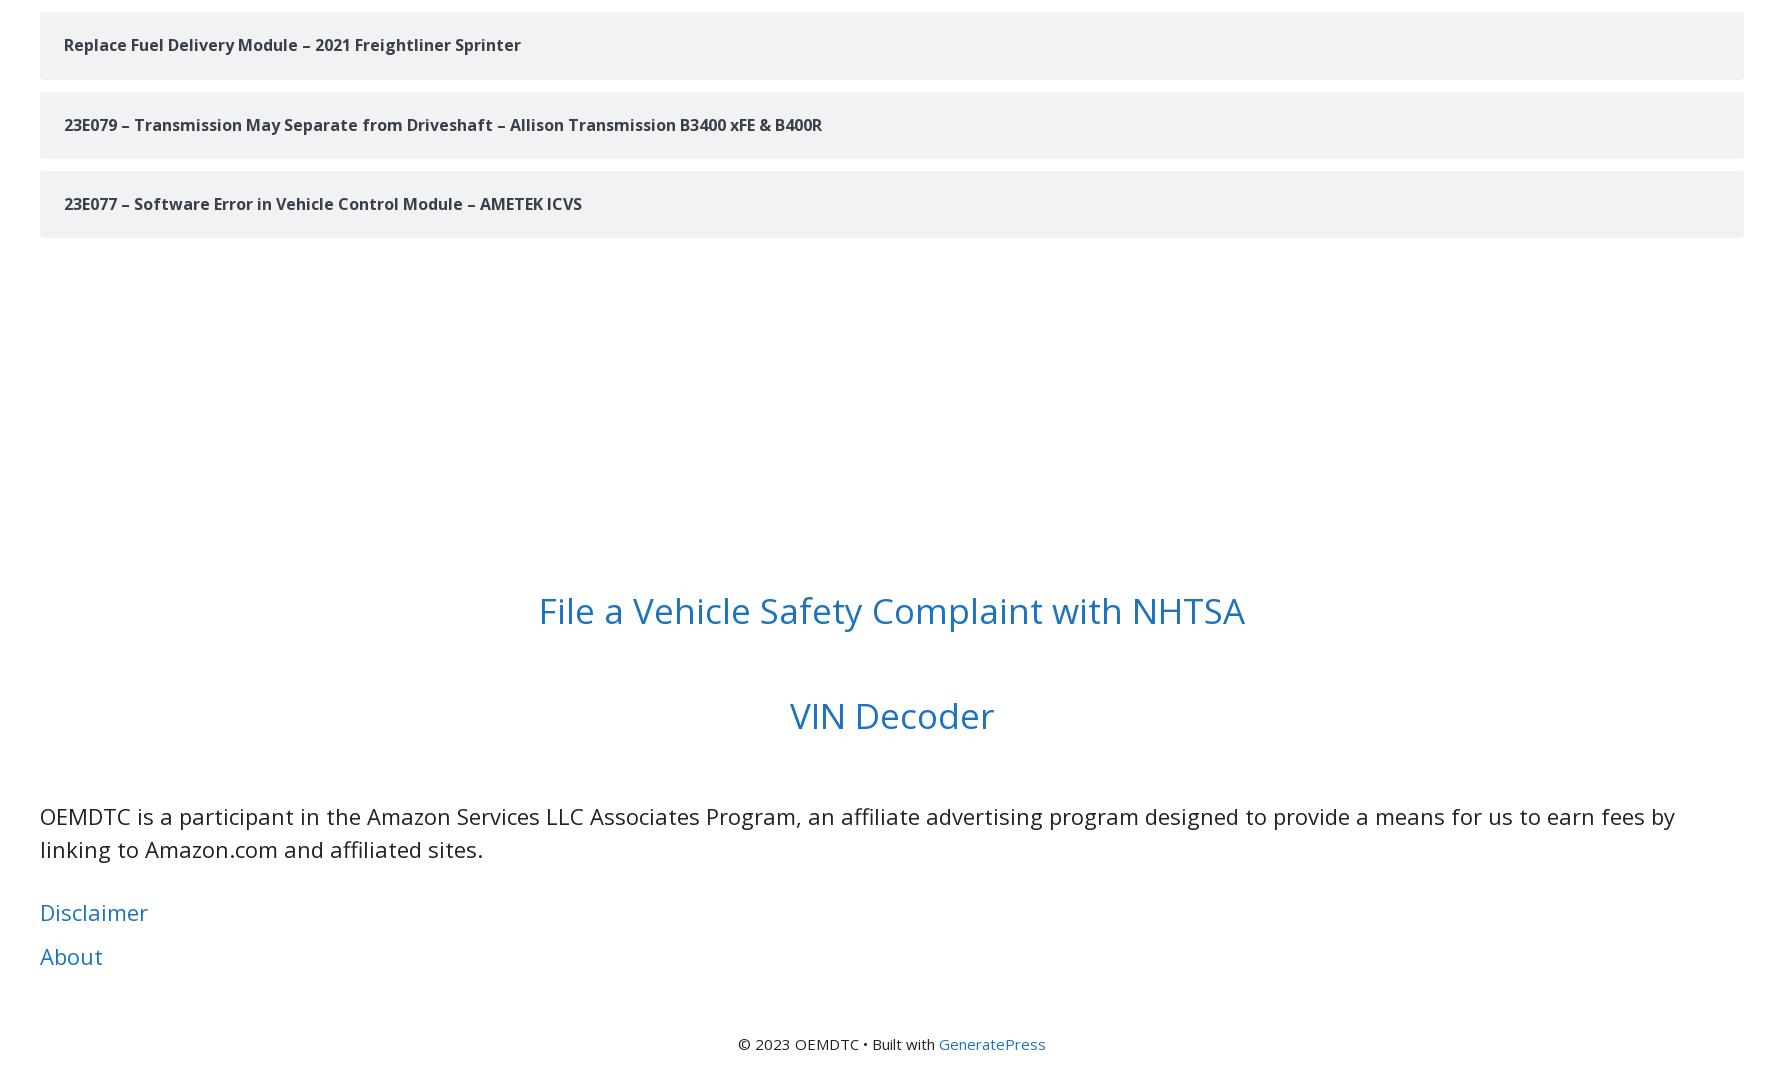 The height and width of the screenshot is (1066, 1784). I want to click on '© 2023 OEMDTC', so click(797, 1042).